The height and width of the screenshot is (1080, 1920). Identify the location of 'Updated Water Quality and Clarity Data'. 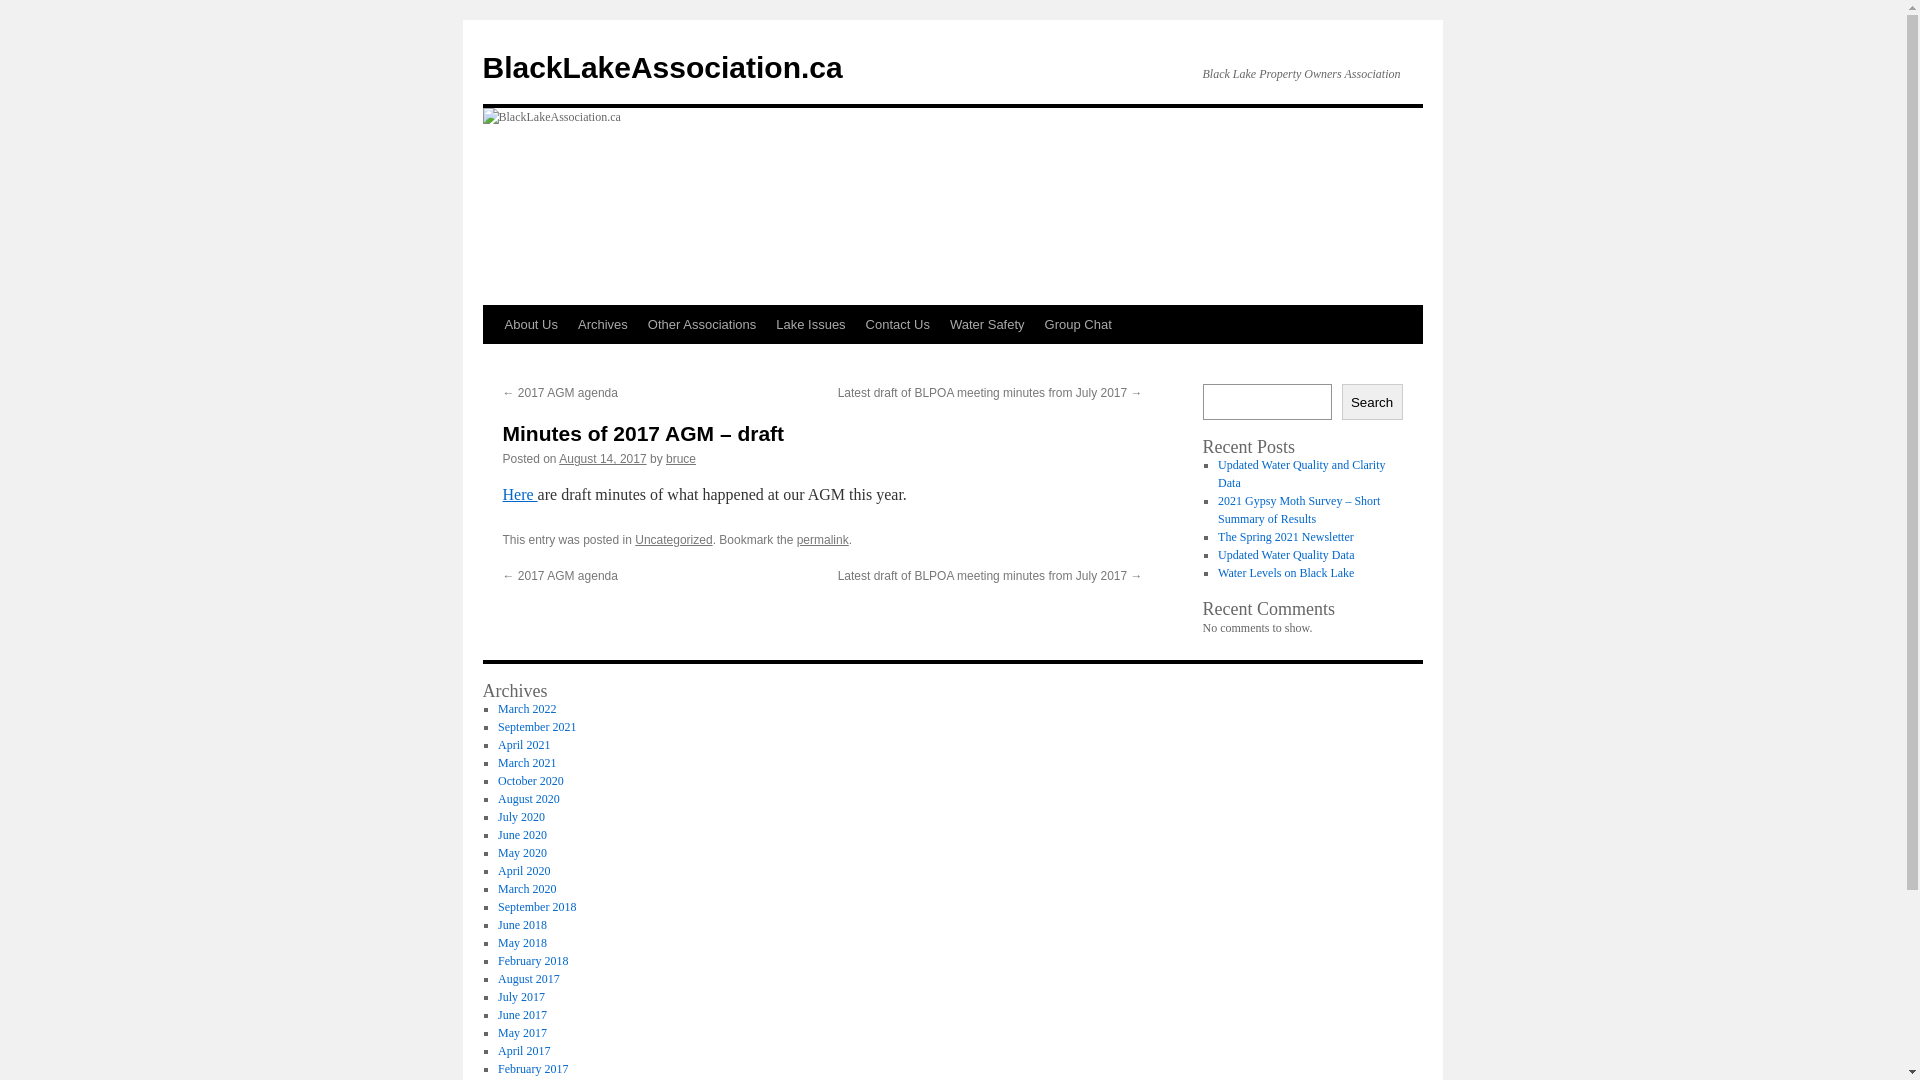
(1301, 474).